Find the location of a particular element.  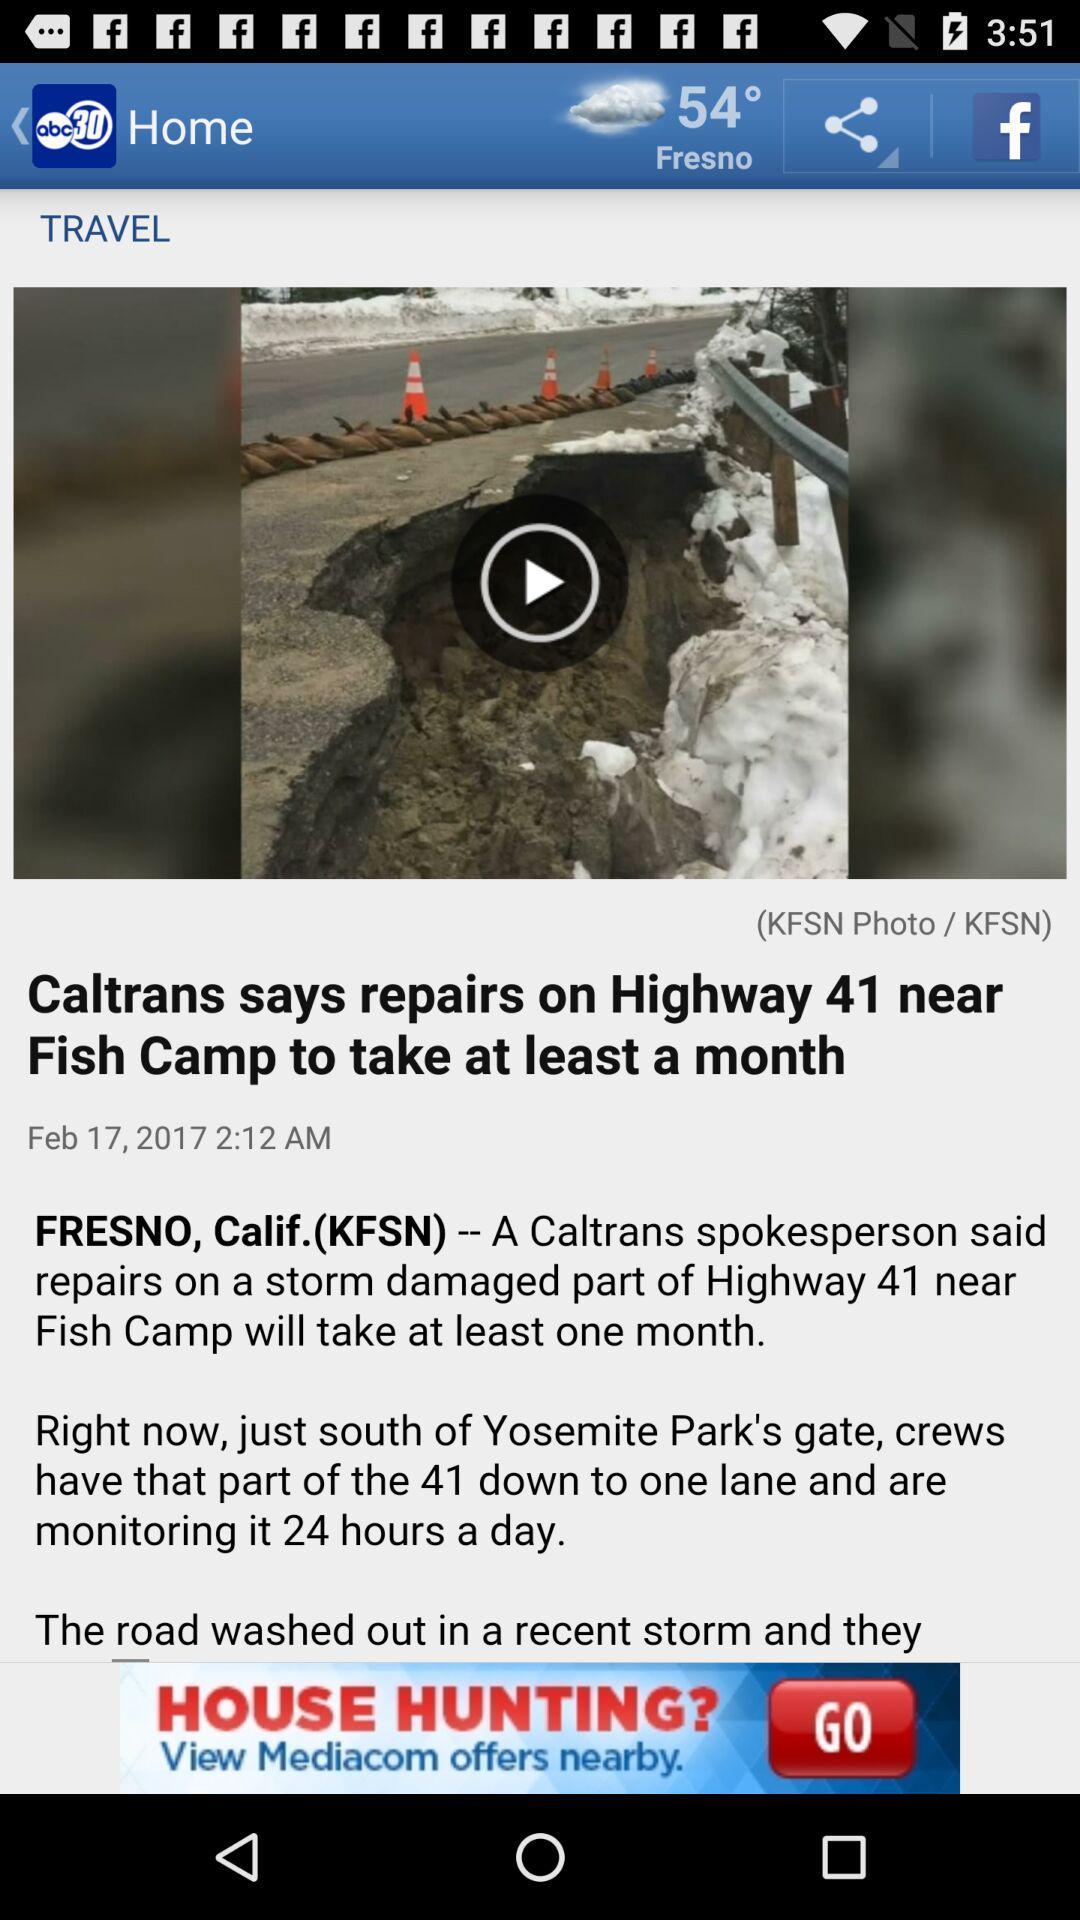

advertisement is located at coordinates (540, 1727).